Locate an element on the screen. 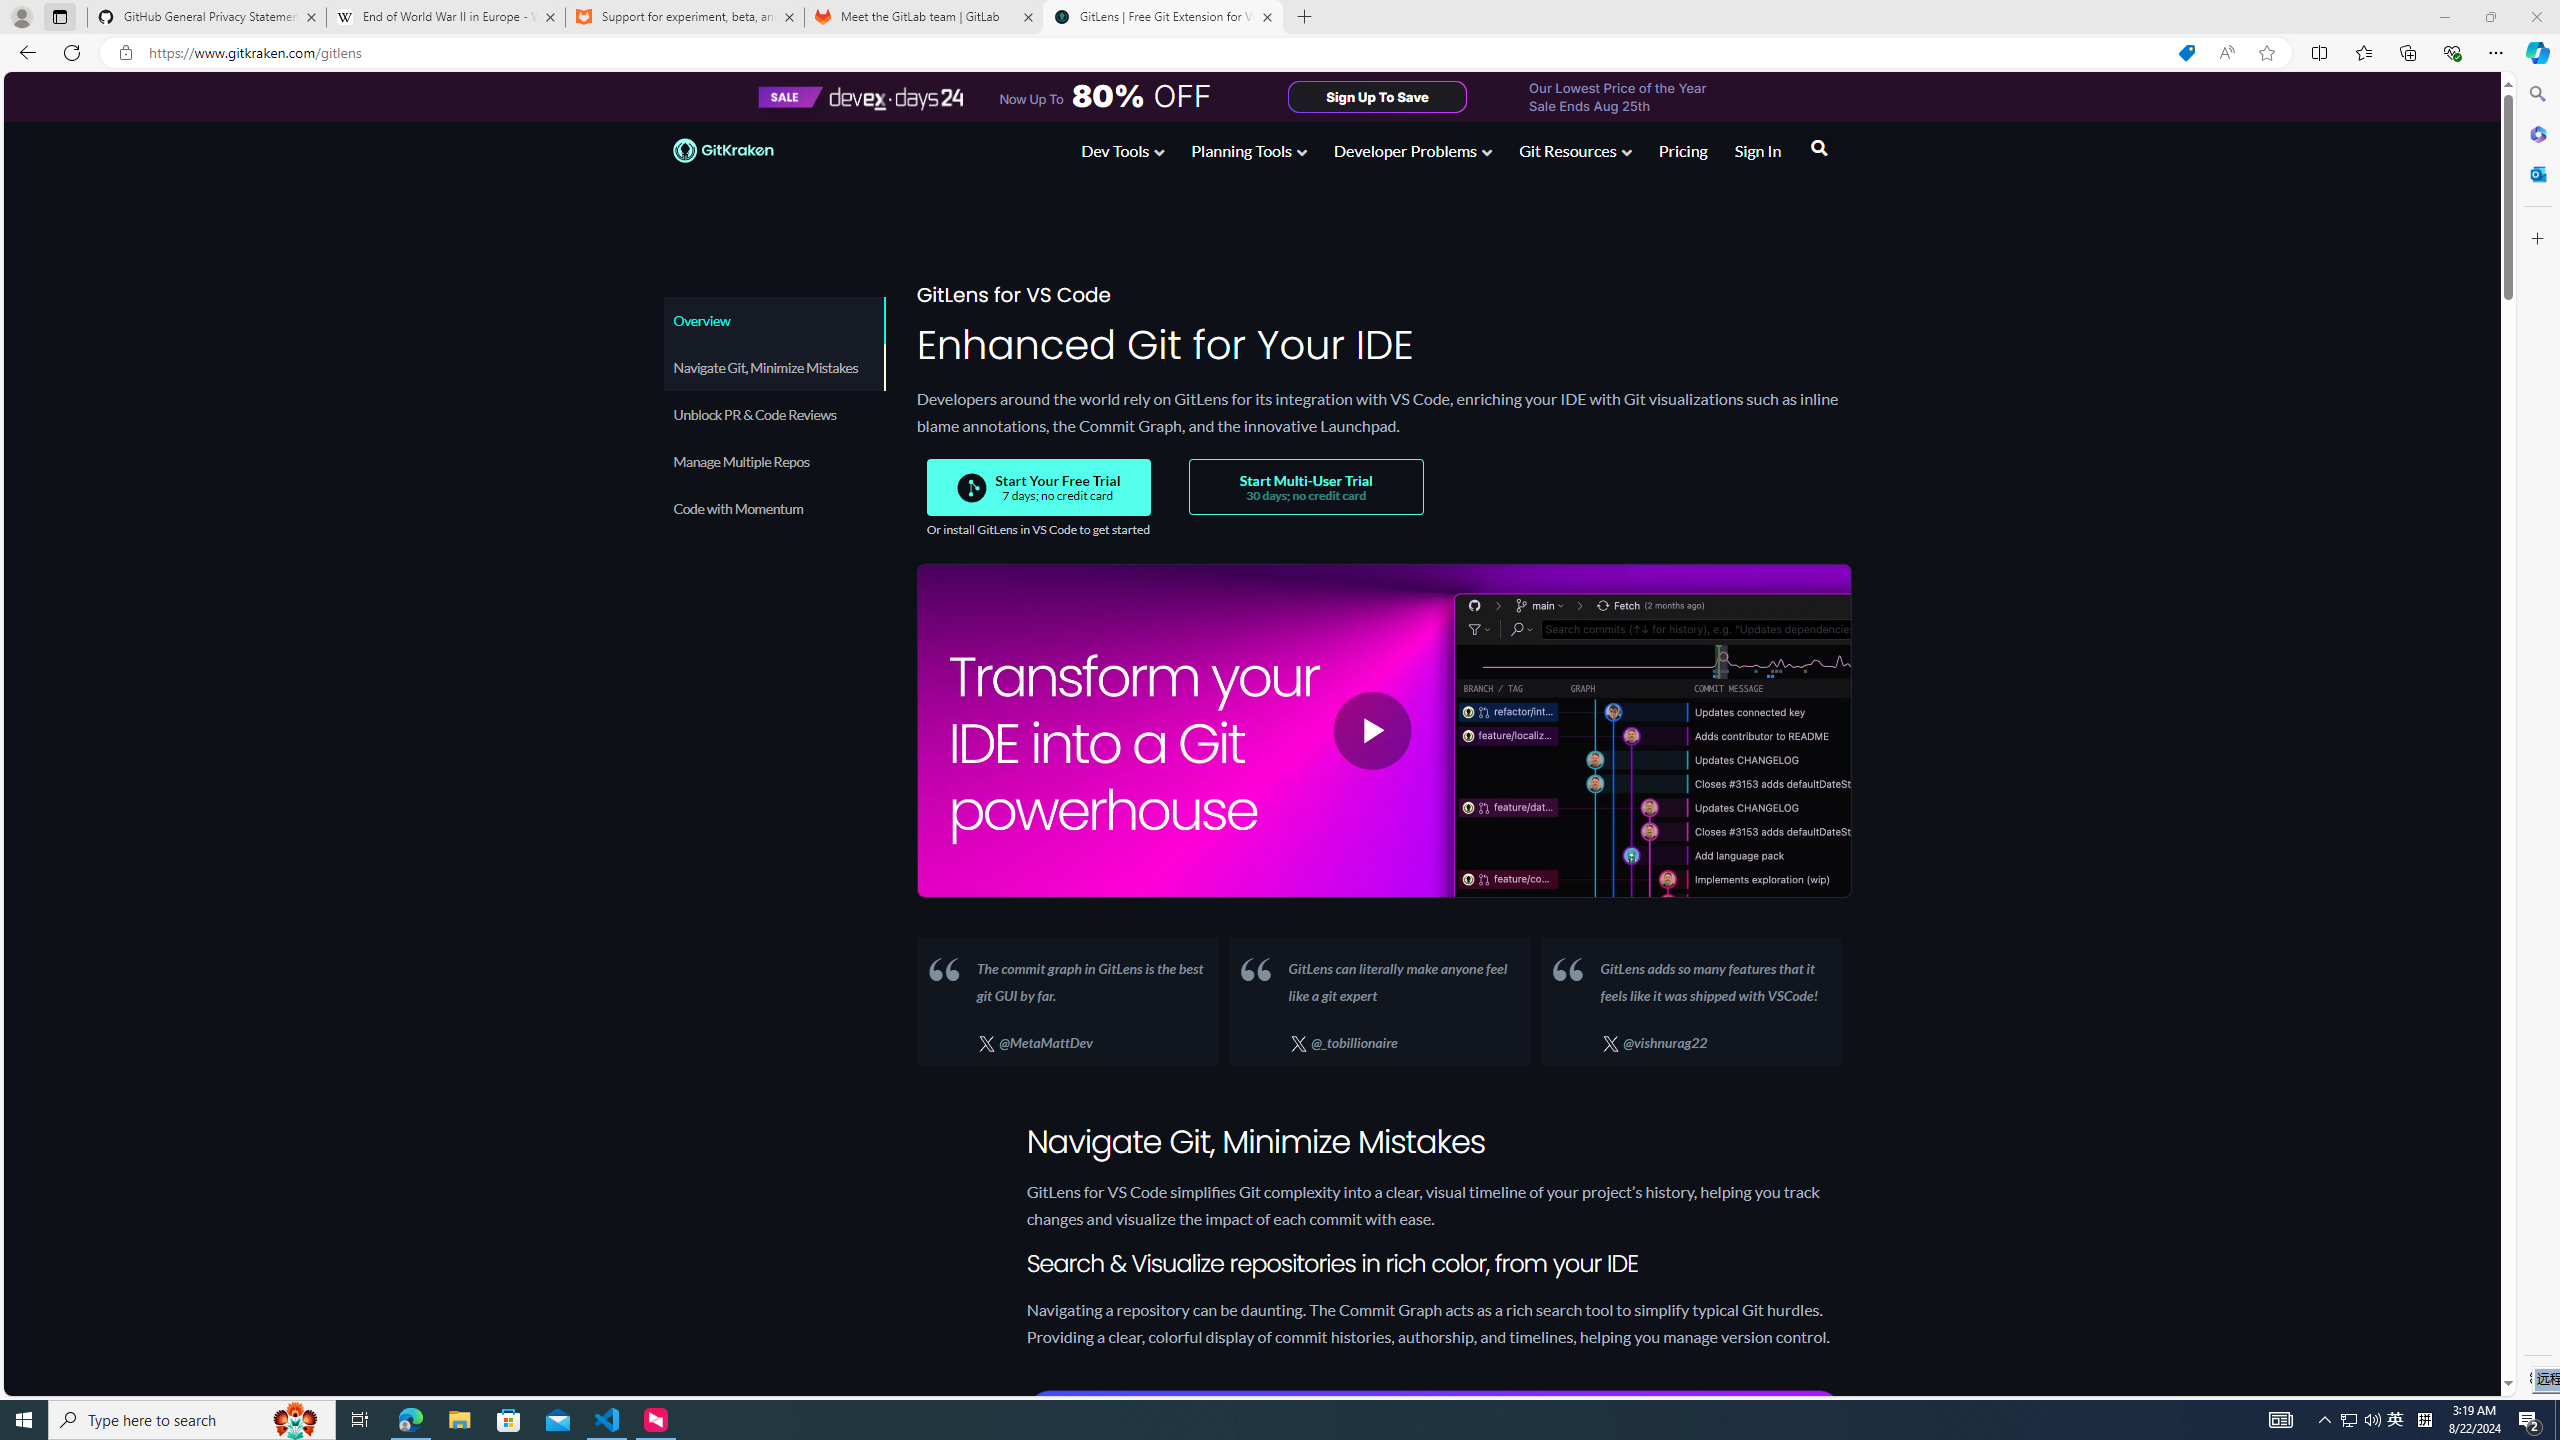  'Meet the GitLab team | GitLab' is located at coordinates (924, 16).